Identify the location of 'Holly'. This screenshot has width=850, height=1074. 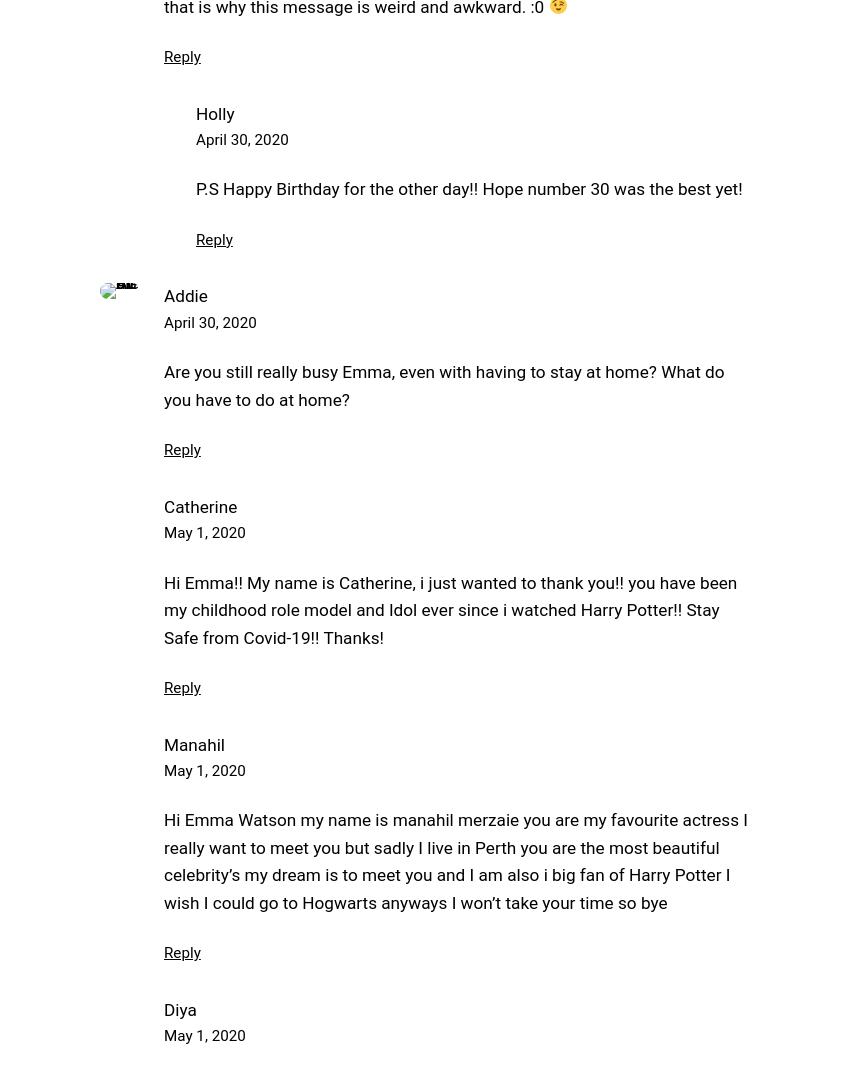
(214, 111).